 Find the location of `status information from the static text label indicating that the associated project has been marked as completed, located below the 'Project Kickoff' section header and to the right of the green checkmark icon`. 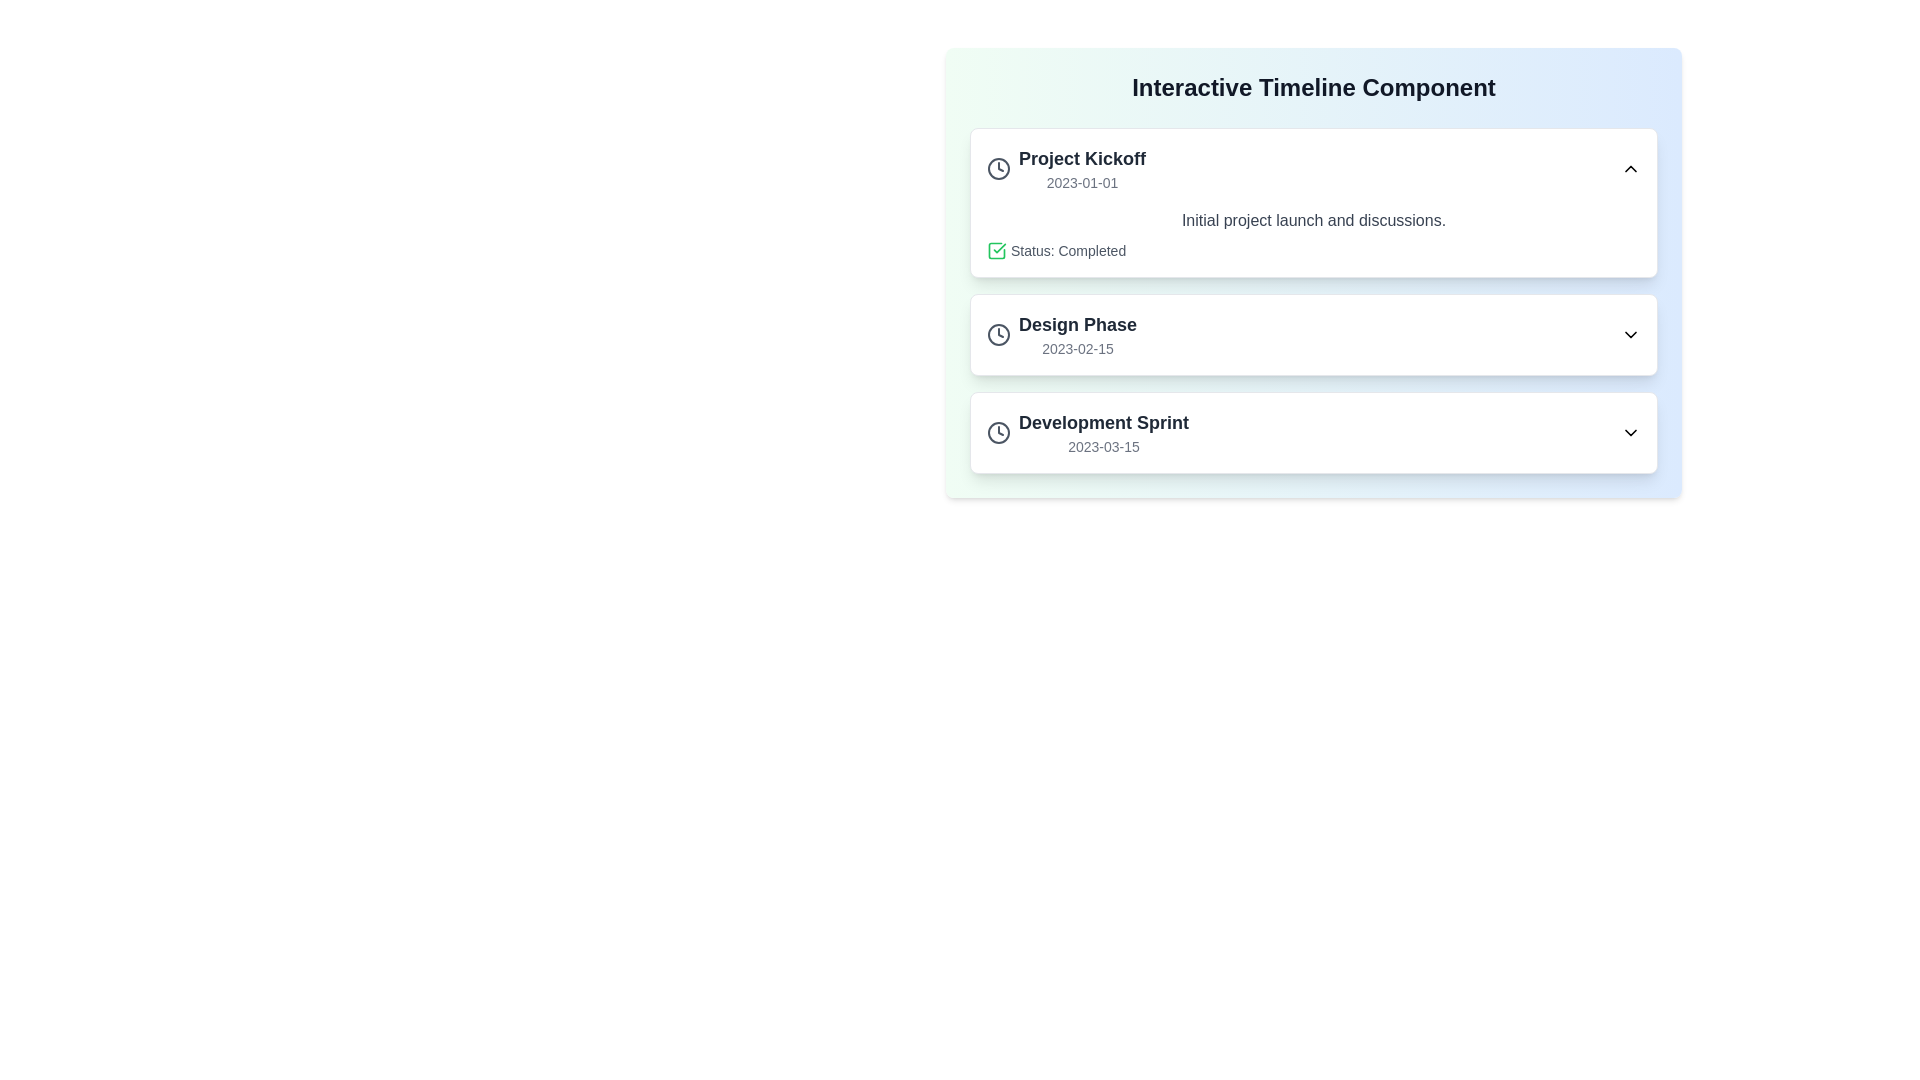

status information from the static text label indicating that the associated project has been marked as completed, located below the 'Project Kickoff' section header and to the right of the green checkmark icon is located at coordinates (1067, 249).